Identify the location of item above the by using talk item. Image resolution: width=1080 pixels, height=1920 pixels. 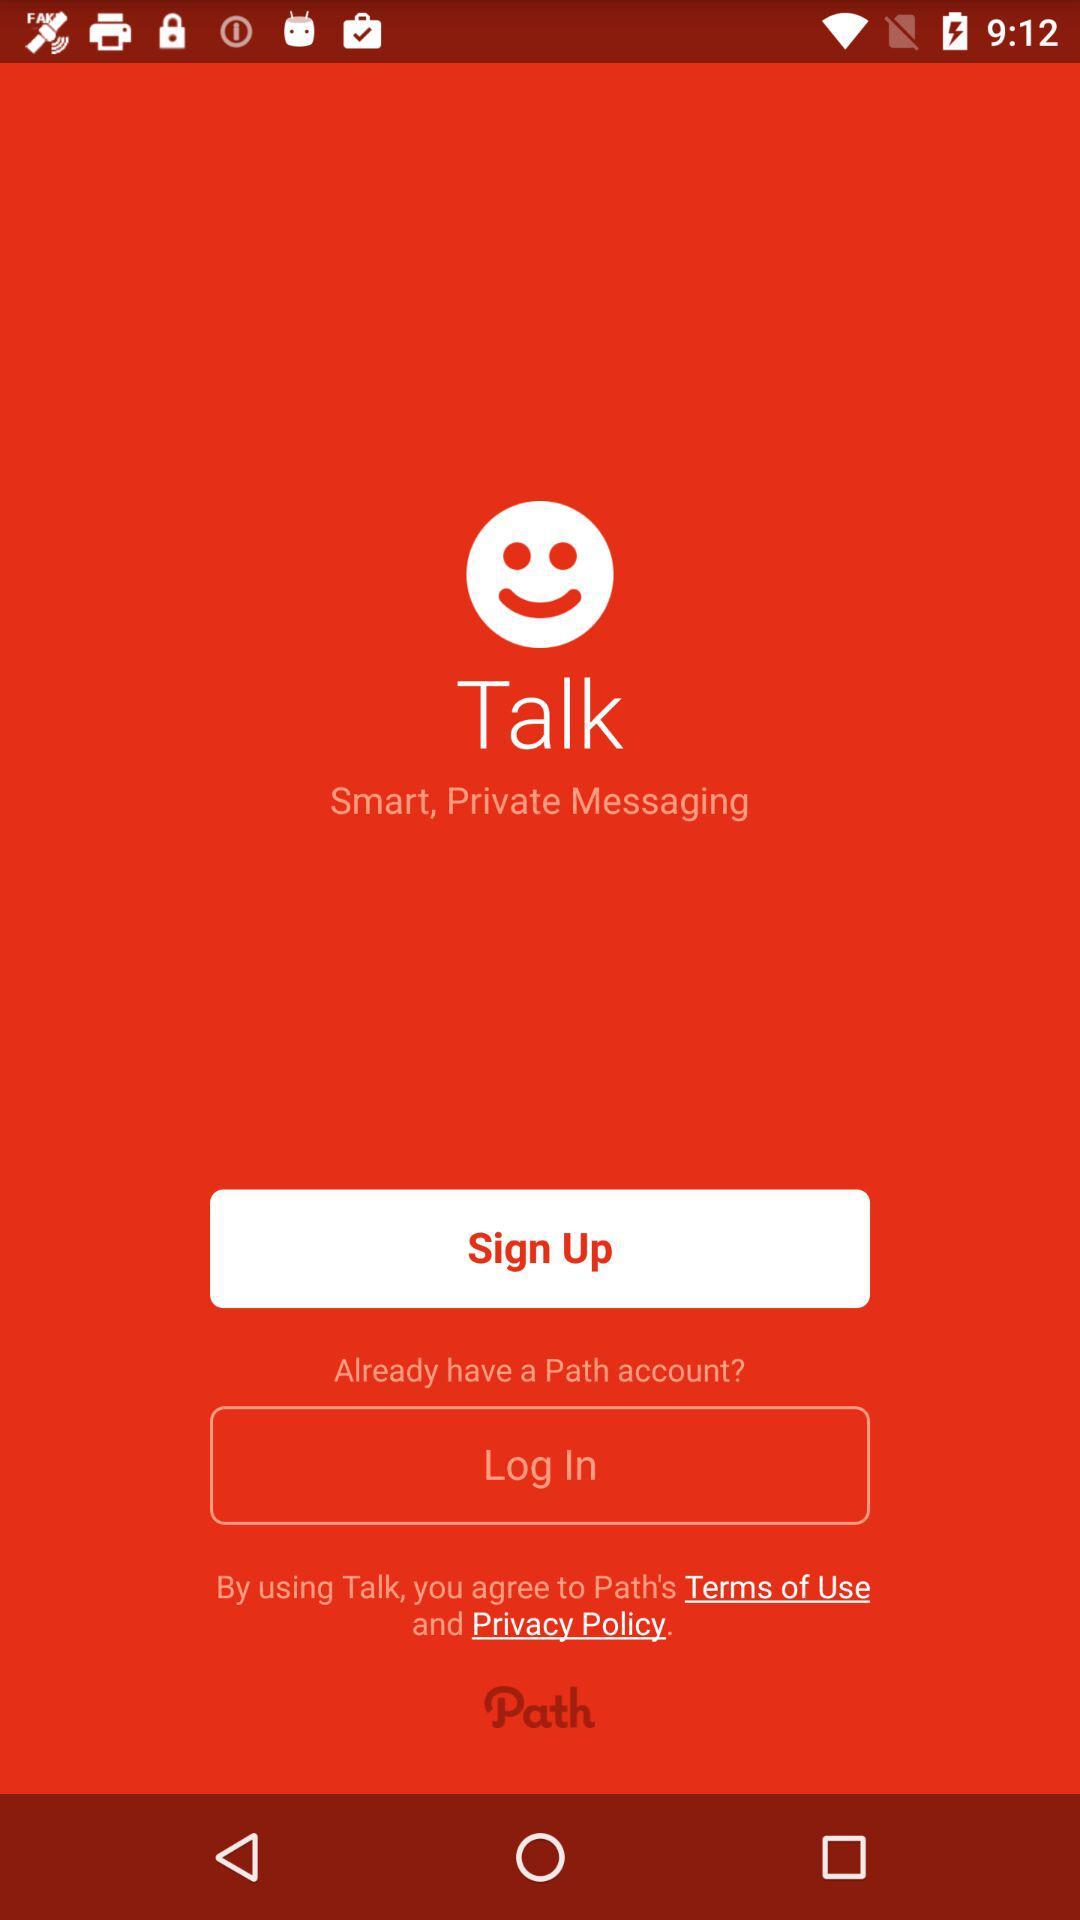
(540, 1465).